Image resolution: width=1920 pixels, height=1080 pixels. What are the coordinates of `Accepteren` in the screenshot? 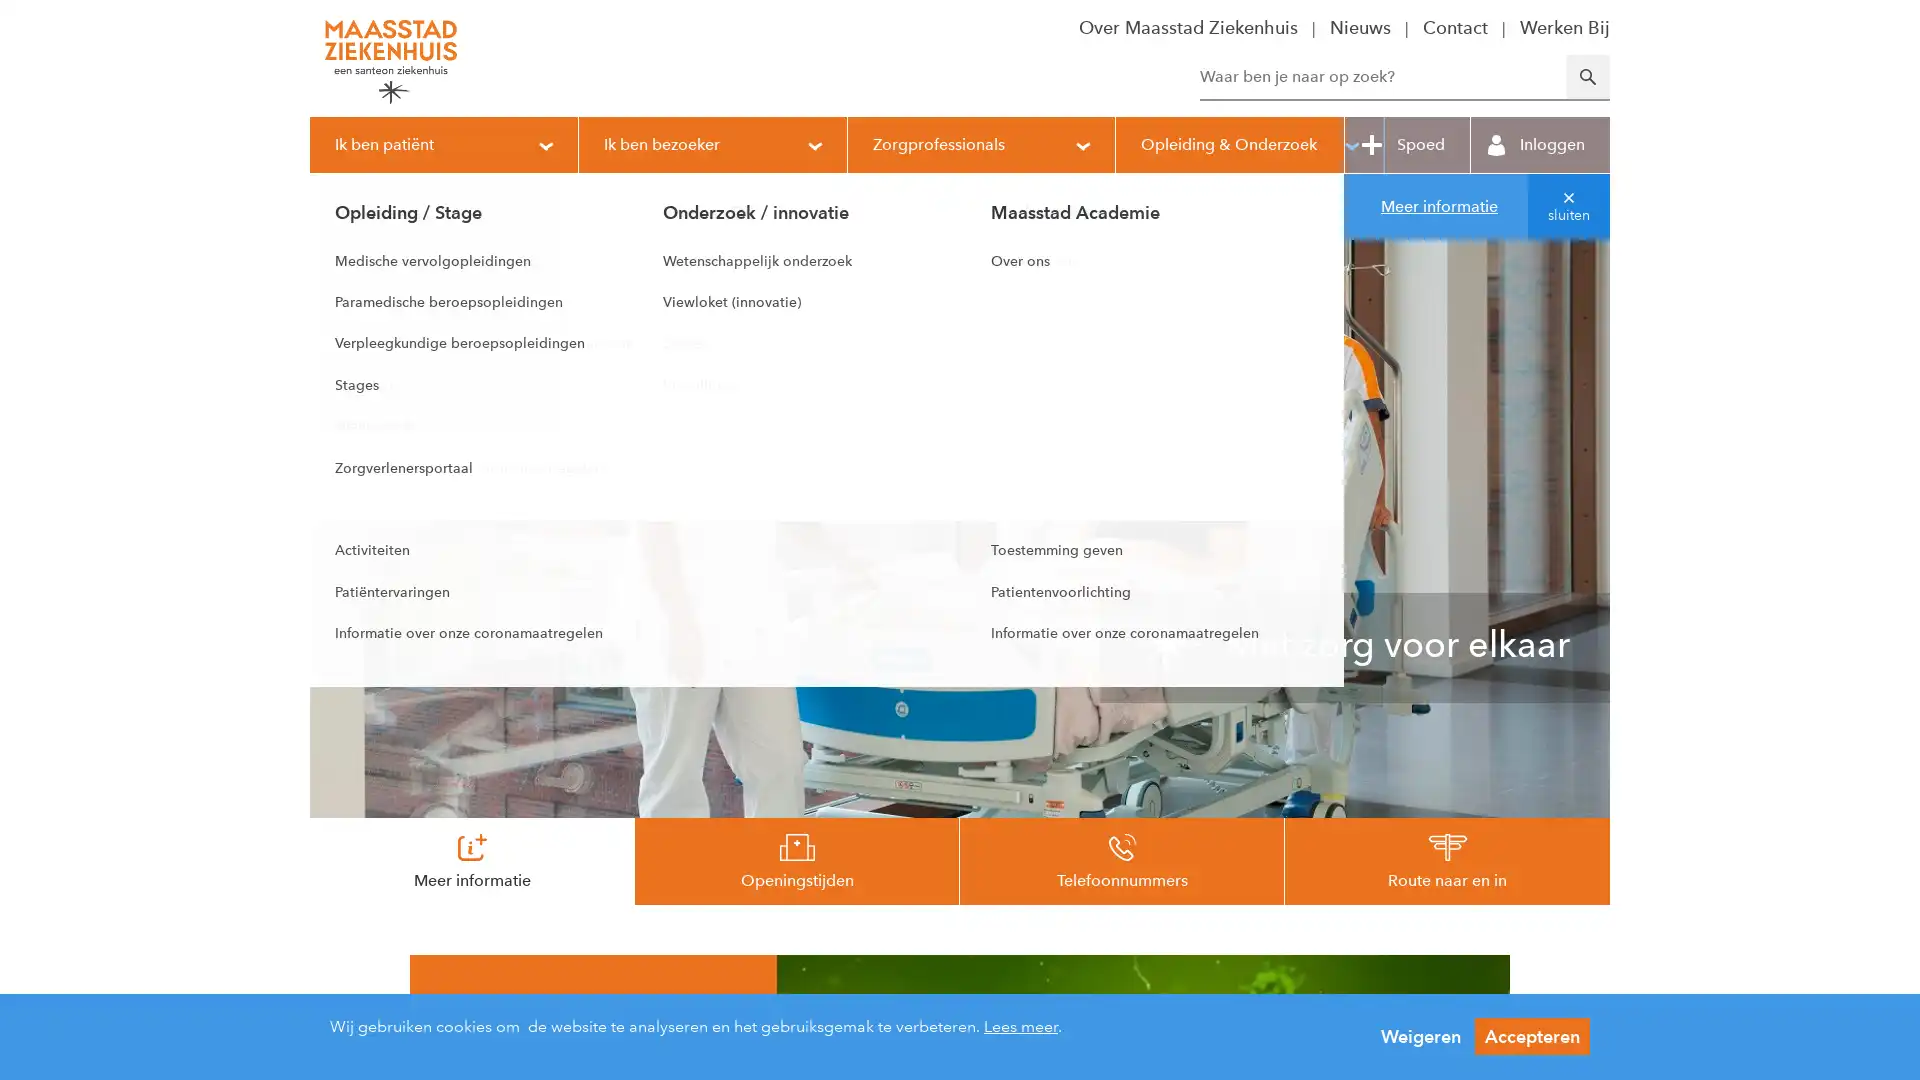 It's located at (1531, 1035).